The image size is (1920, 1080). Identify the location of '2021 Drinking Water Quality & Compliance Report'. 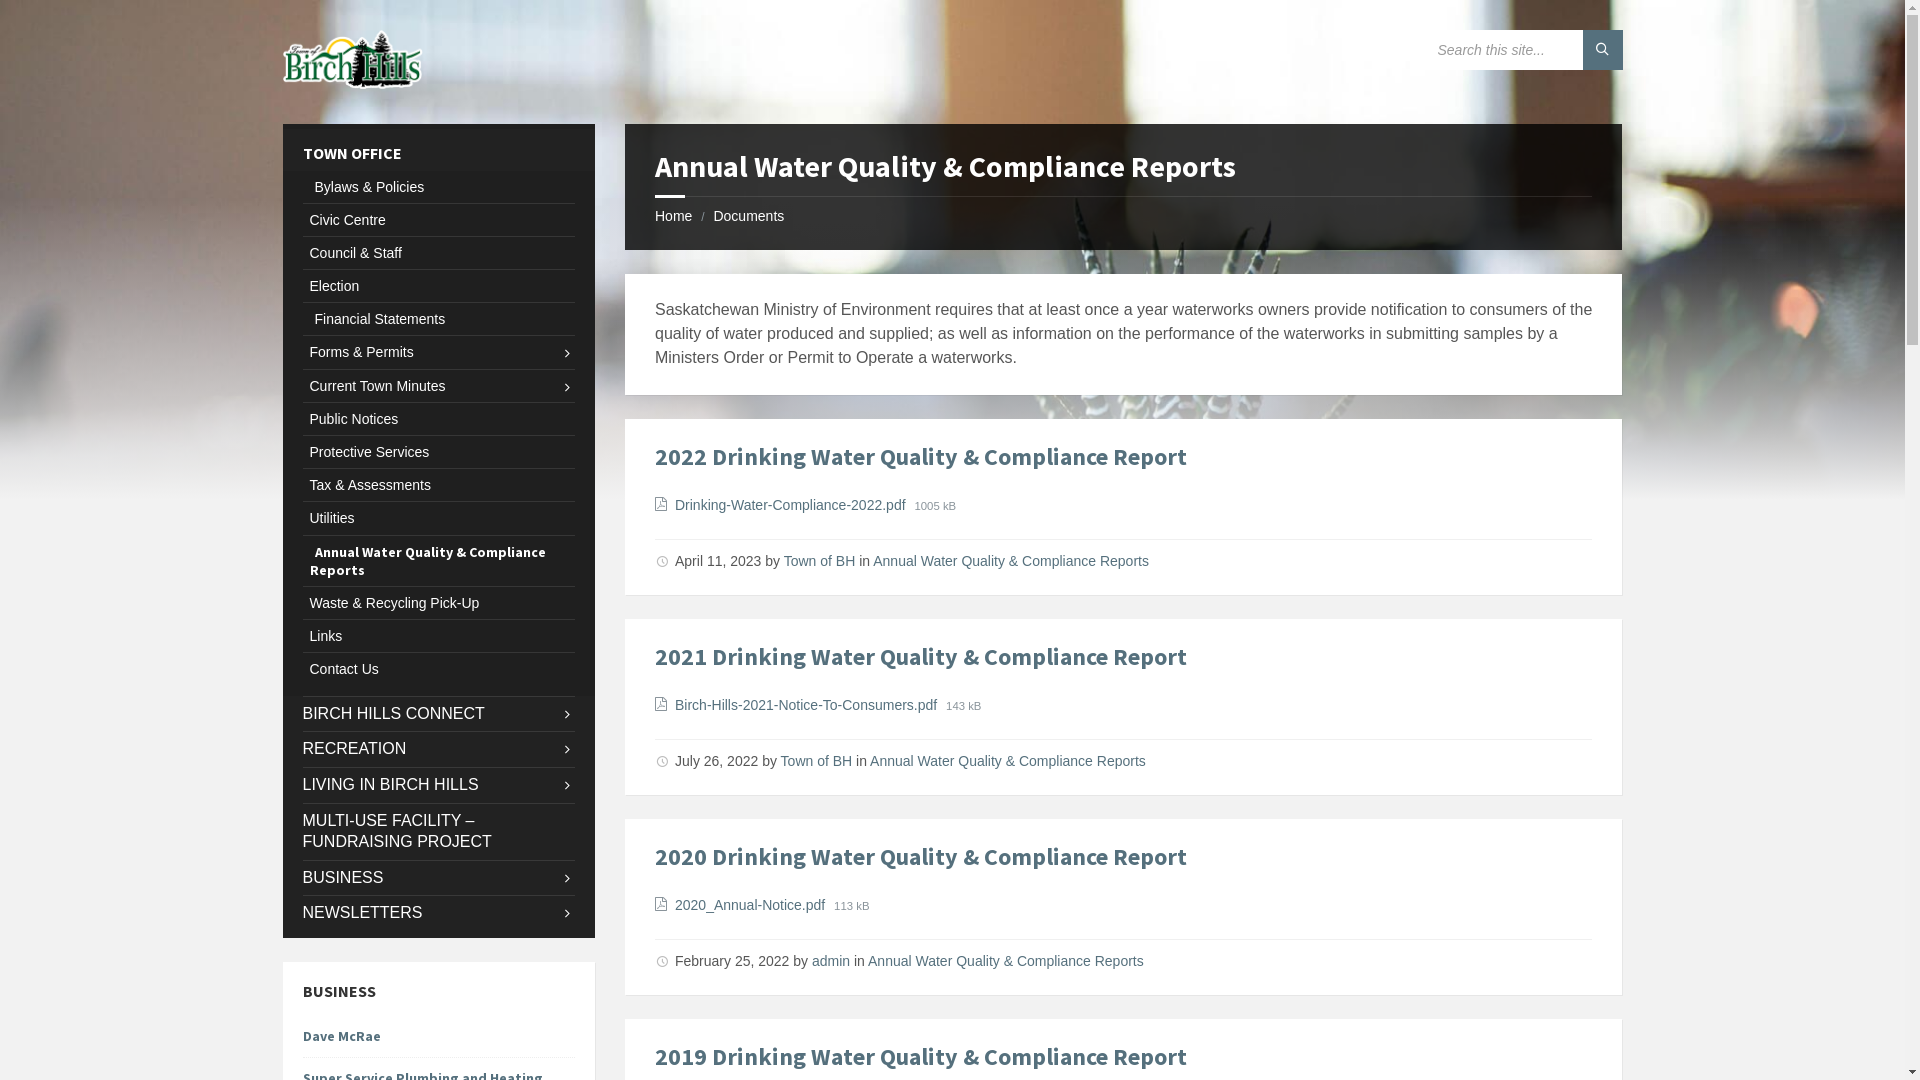
(920, 656).